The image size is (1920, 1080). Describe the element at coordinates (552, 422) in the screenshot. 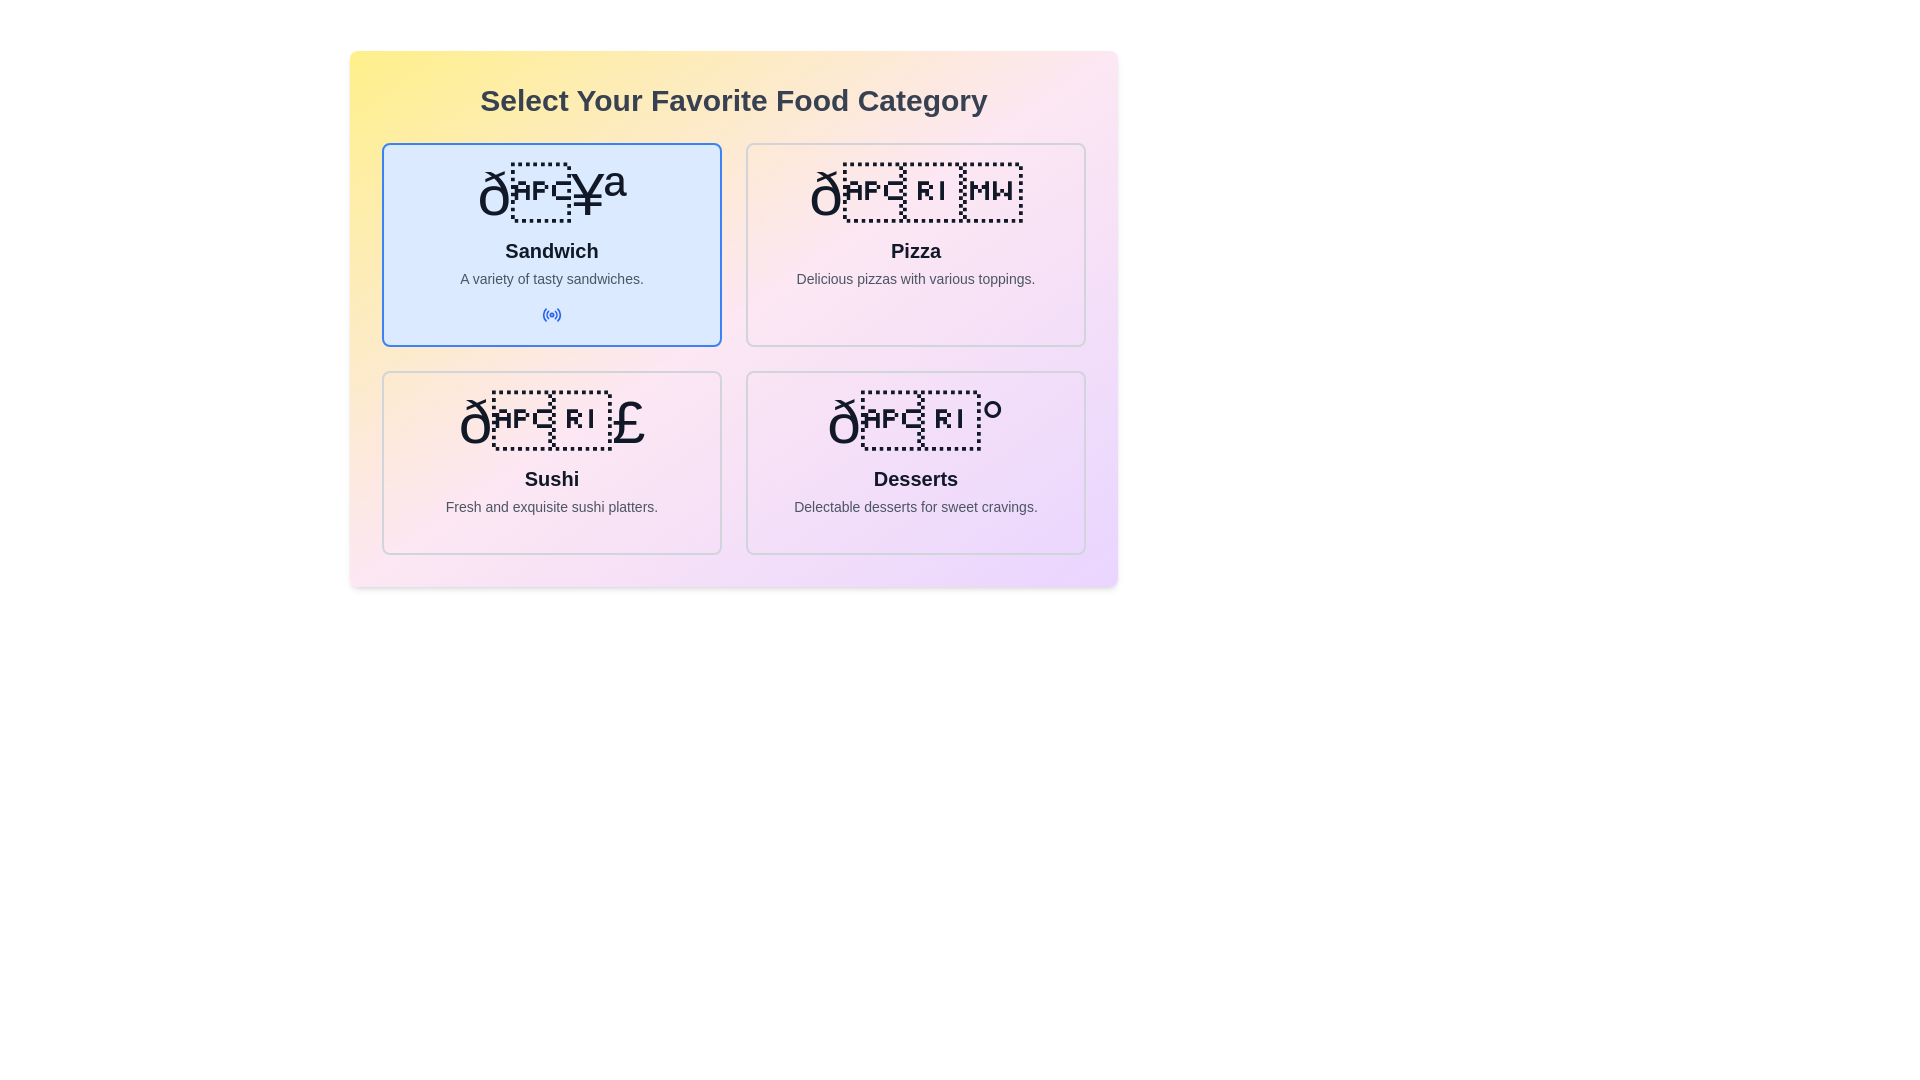

I see `the Sushi emoji icon located at the top of the Sushi card, which visually represents the category 'Sushi'` at that location.